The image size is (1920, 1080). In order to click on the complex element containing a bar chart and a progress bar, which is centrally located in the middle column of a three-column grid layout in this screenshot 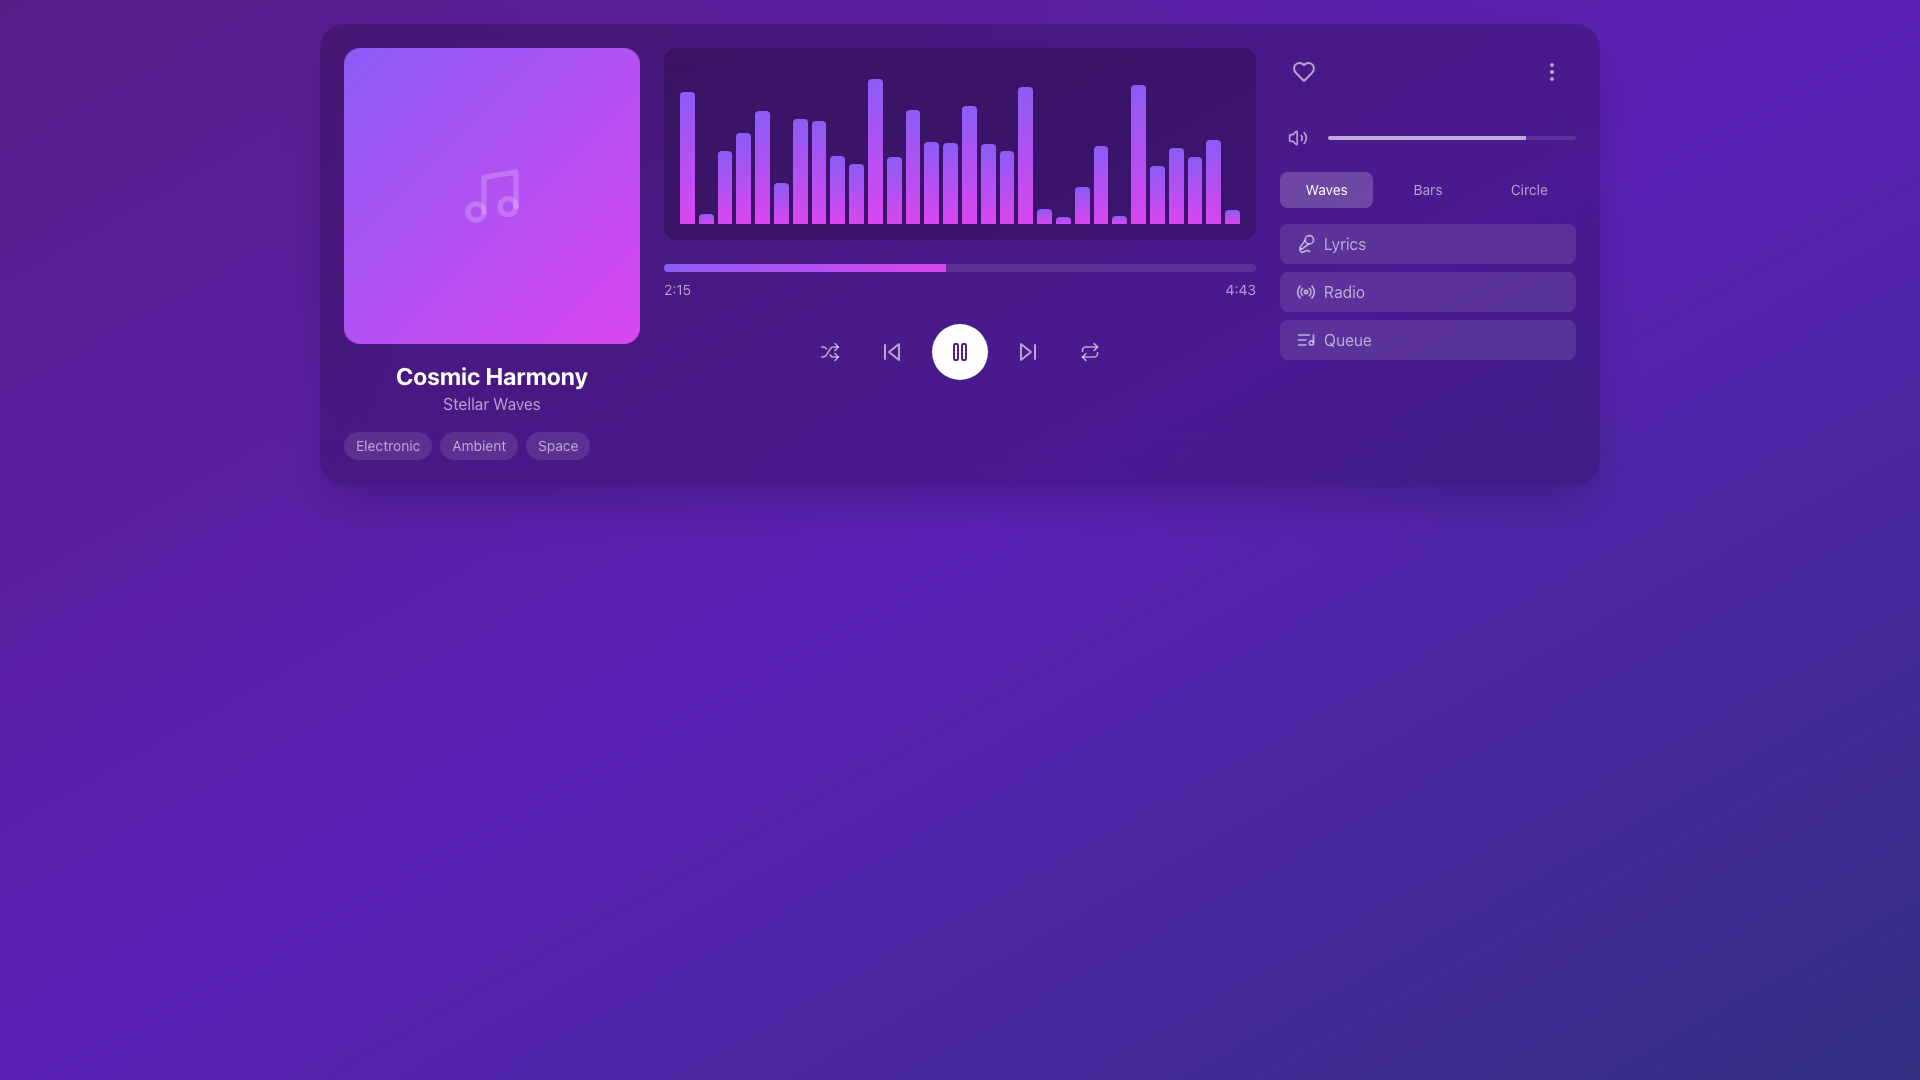, I will do `click(960, 253)`.